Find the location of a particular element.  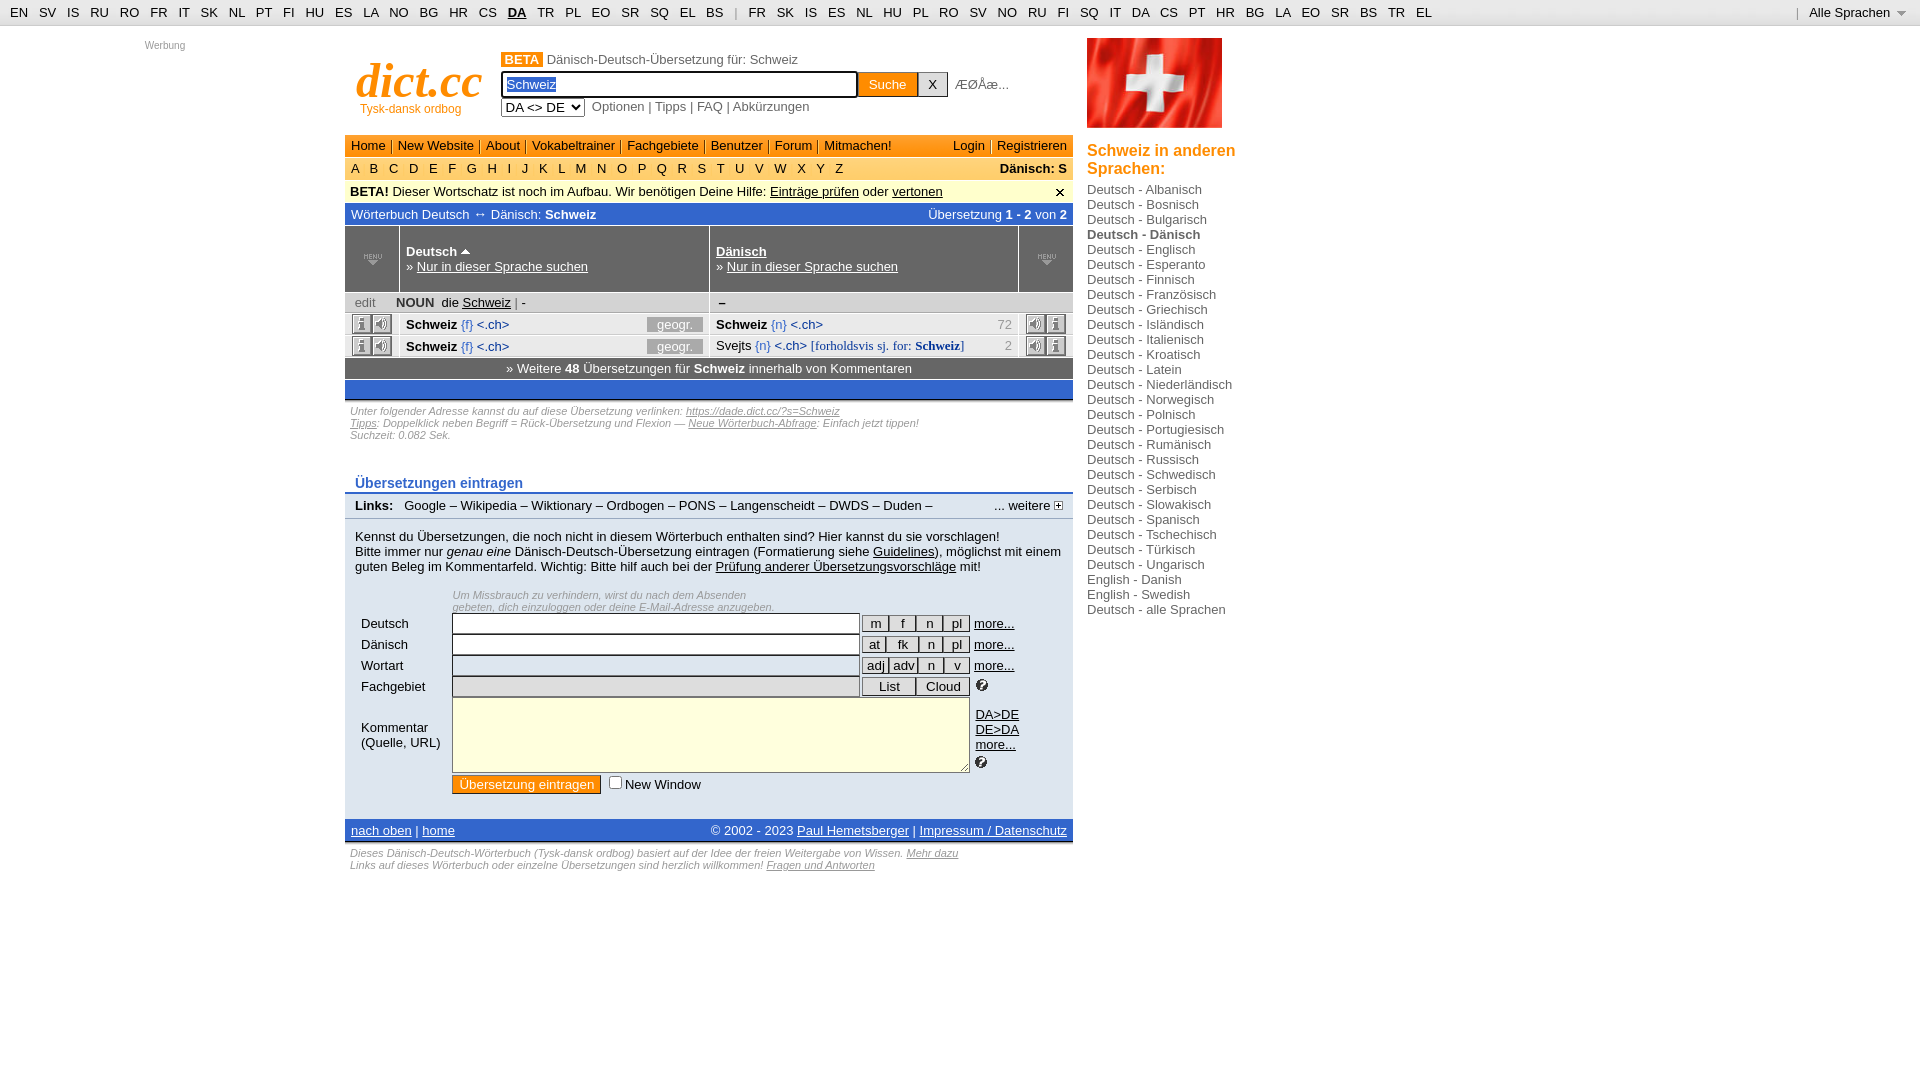

'... weitere' is located at coordinates (1028, 504).